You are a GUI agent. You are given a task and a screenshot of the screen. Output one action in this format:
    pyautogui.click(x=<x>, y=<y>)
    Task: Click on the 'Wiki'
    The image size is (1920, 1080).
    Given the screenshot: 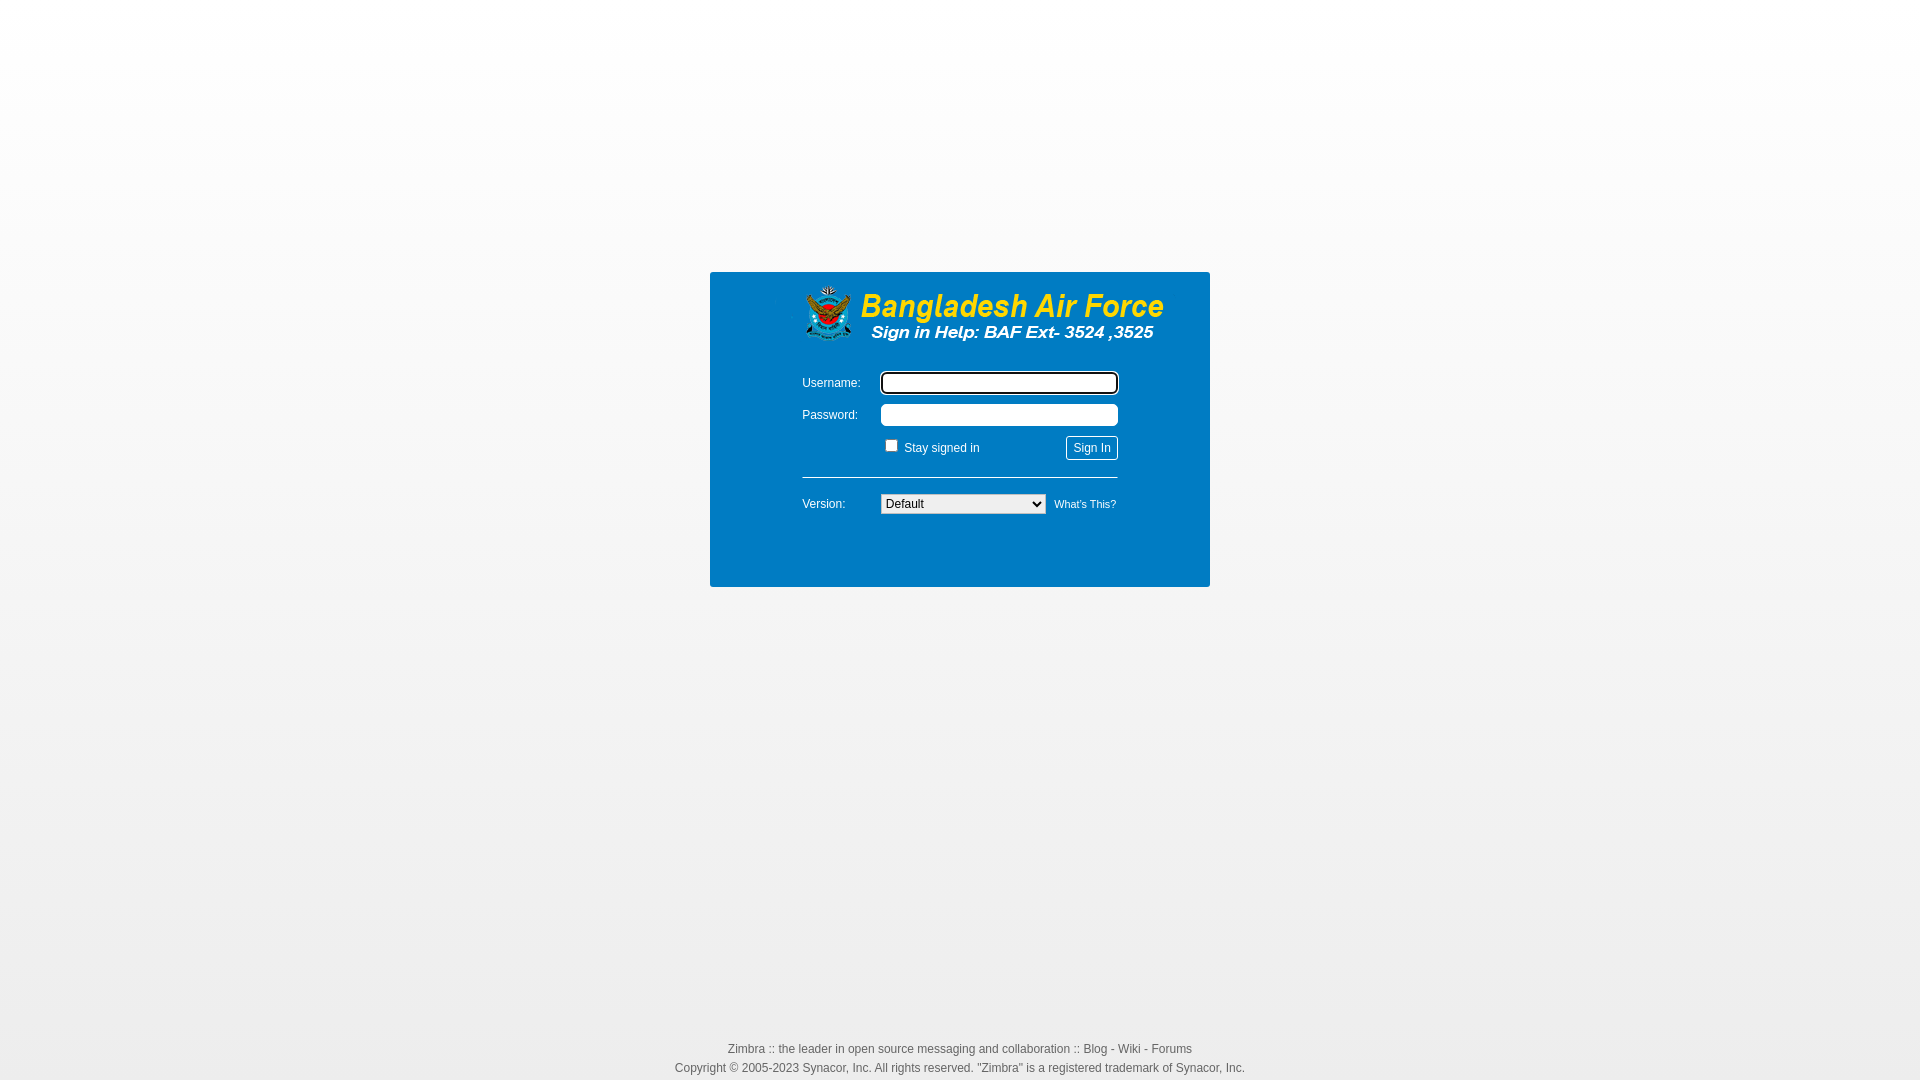 What is the action you would take?
    pyautogui.click(x=1117, y=1048)
    